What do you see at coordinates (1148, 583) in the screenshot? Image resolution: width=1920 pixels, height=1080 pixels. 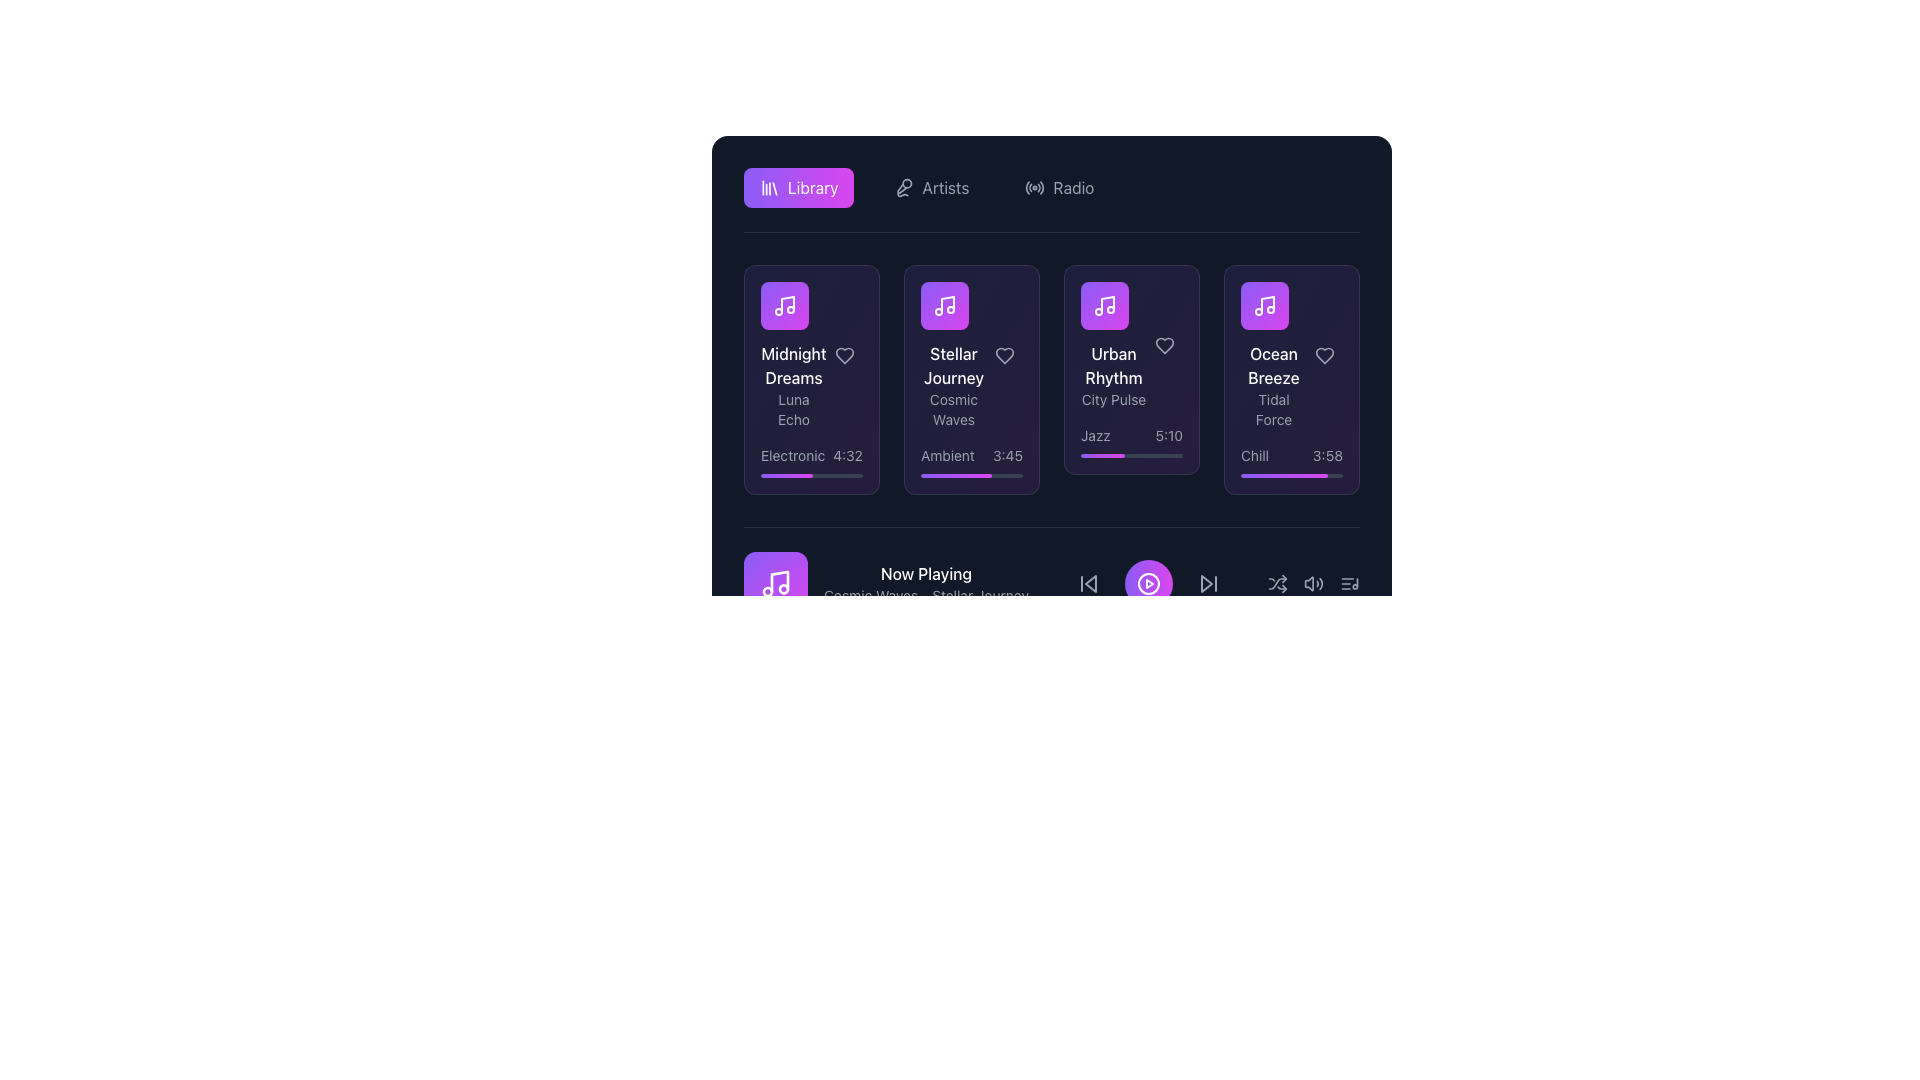 I see `the circular outline of the play button icon located in the bottom media controls bar, positioned between the rewind and fast-forward buttons` at bounding box center [1148, 583].